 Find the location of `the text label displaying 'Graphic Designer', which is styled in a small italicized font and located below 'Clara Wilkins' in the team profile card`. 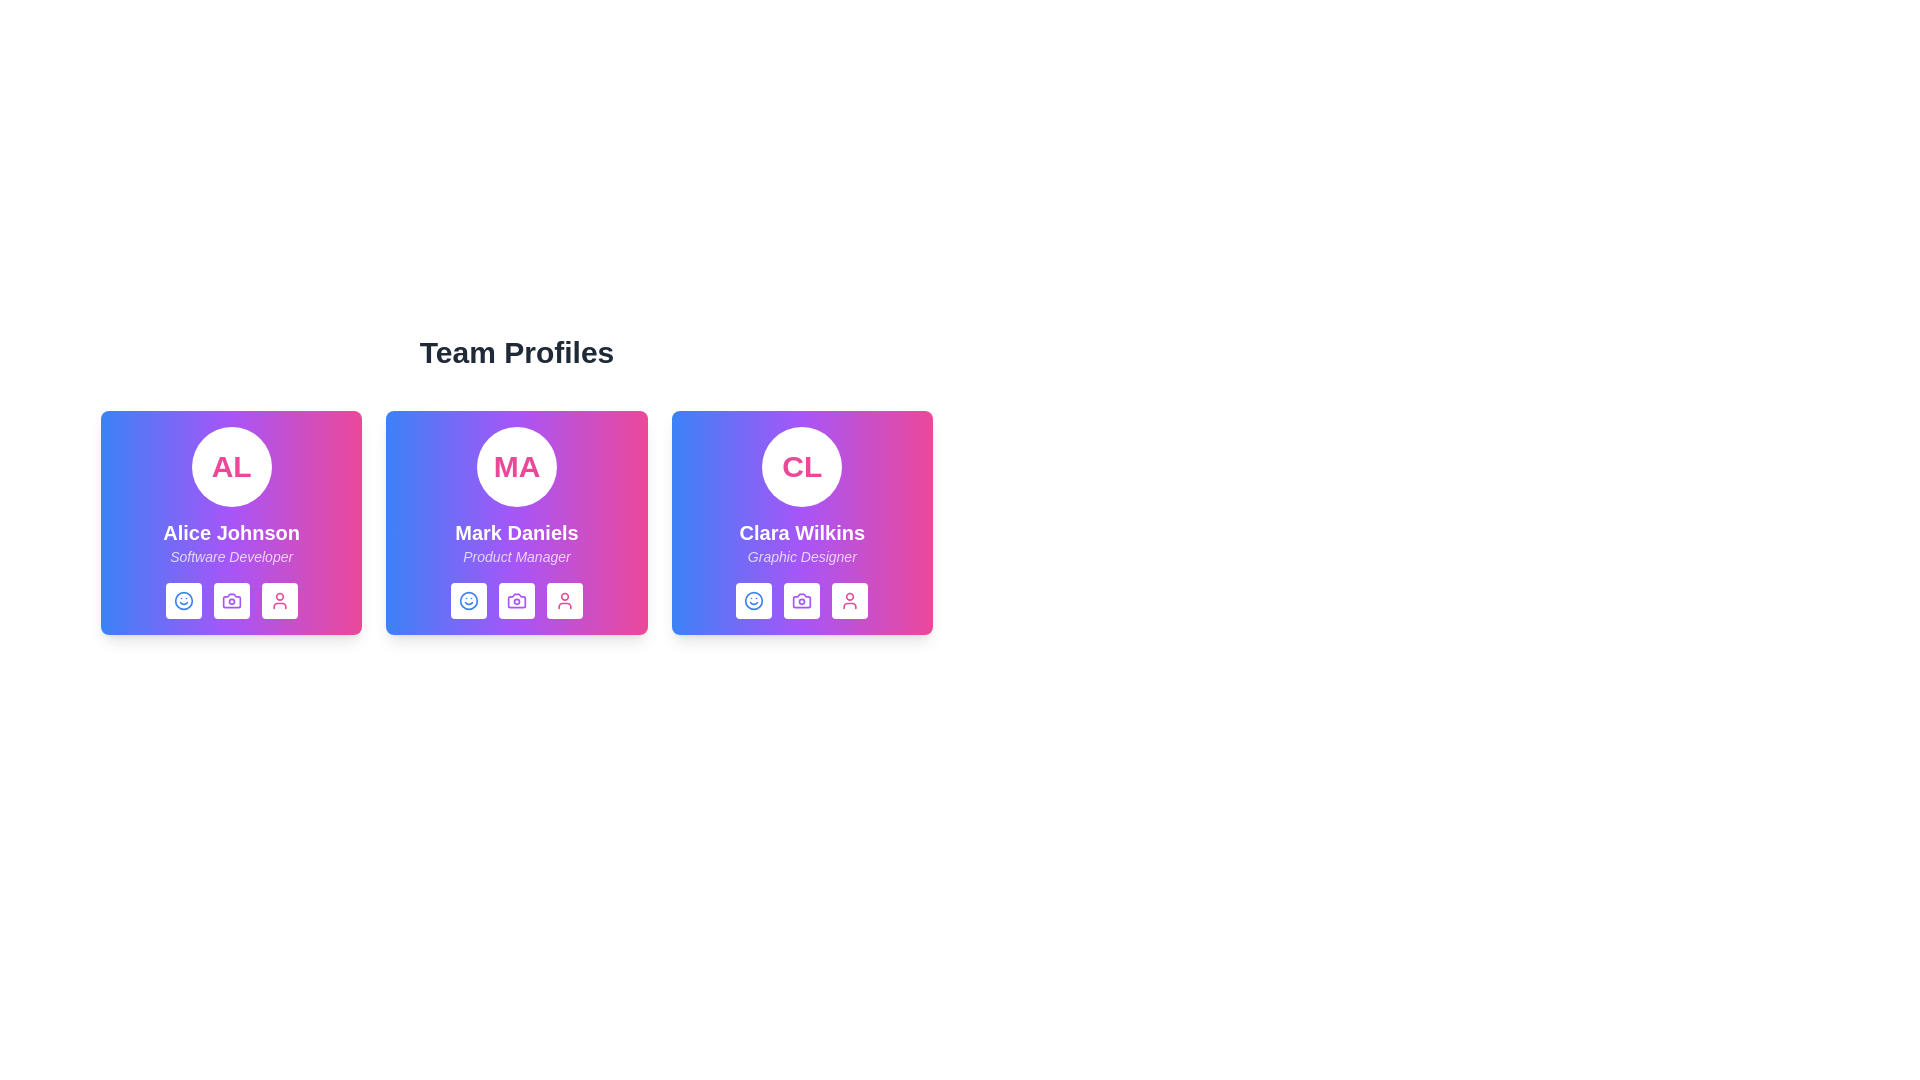

the text label displaying 'Graphic Designer', which is styled in a small italicized font and located below 'Clara Wilkins' in the team profile card is located at coordinates (802, 556).